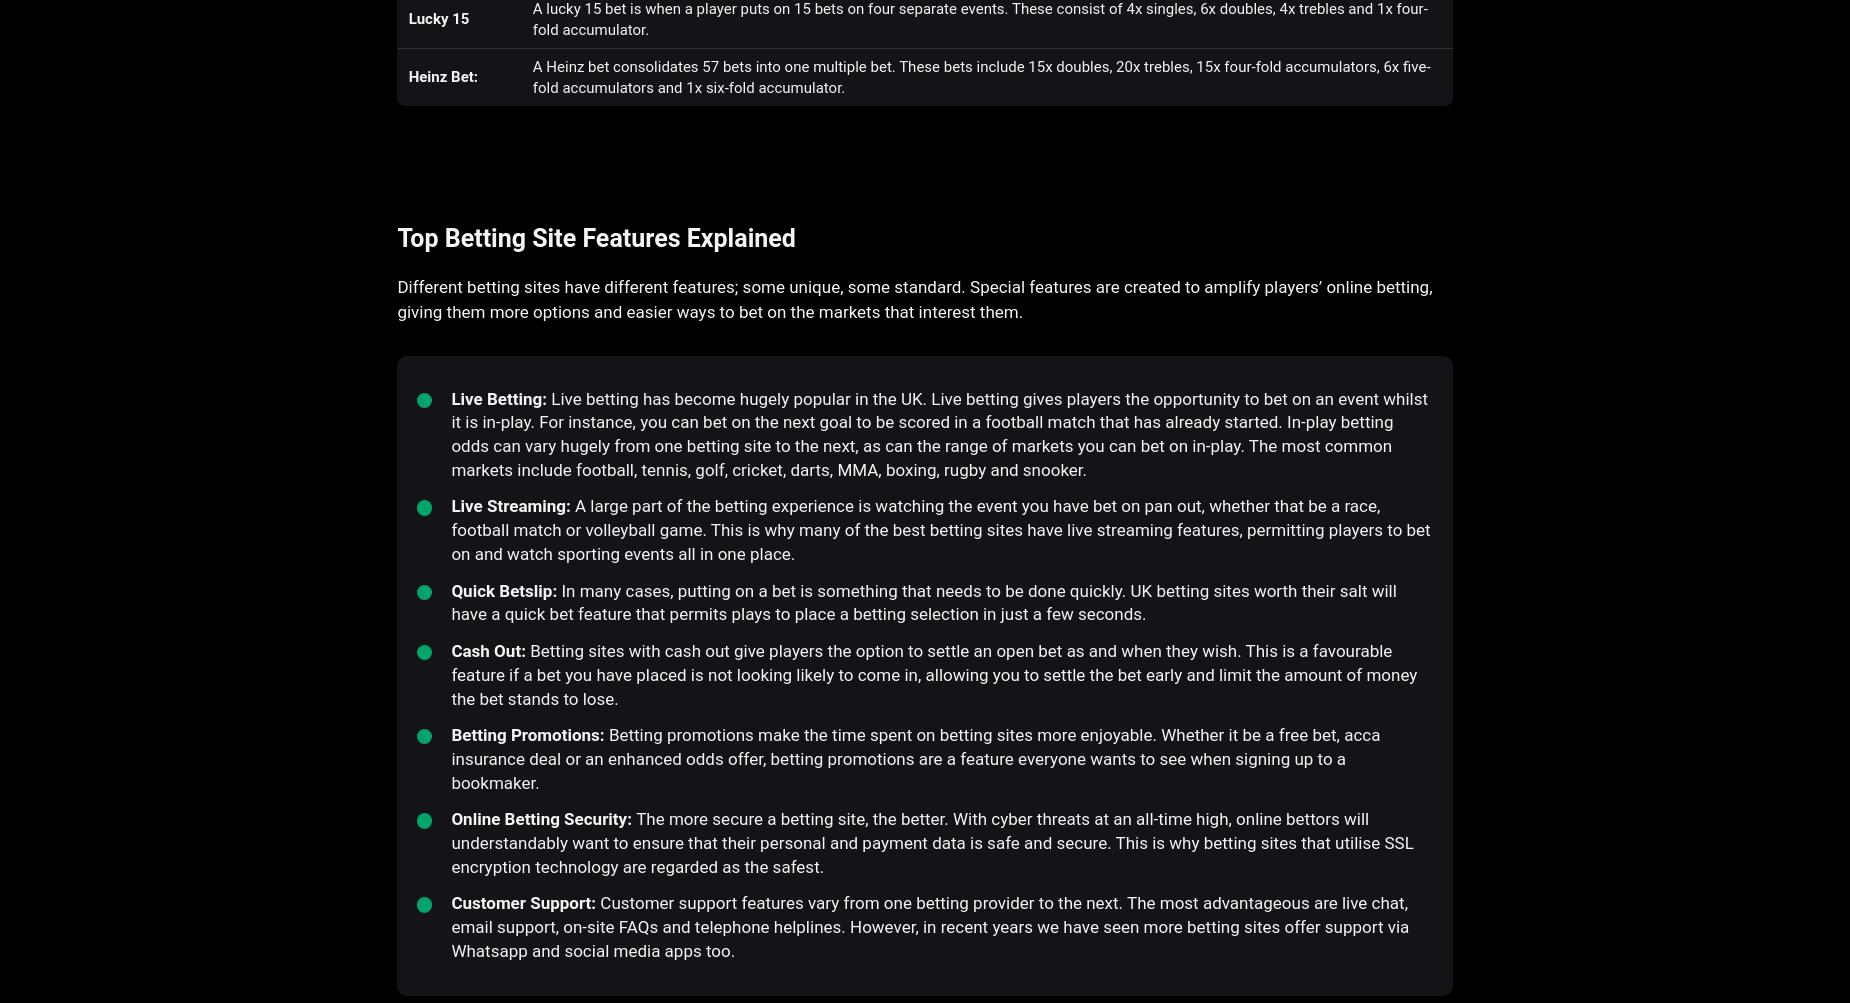 Image resolution: width=1850 pixels, height=1003 pixels. What do you see at coordinates (406, 77) in the screenshot?
I see `'Heinz Bet:'` at bounding box center [406, 77].